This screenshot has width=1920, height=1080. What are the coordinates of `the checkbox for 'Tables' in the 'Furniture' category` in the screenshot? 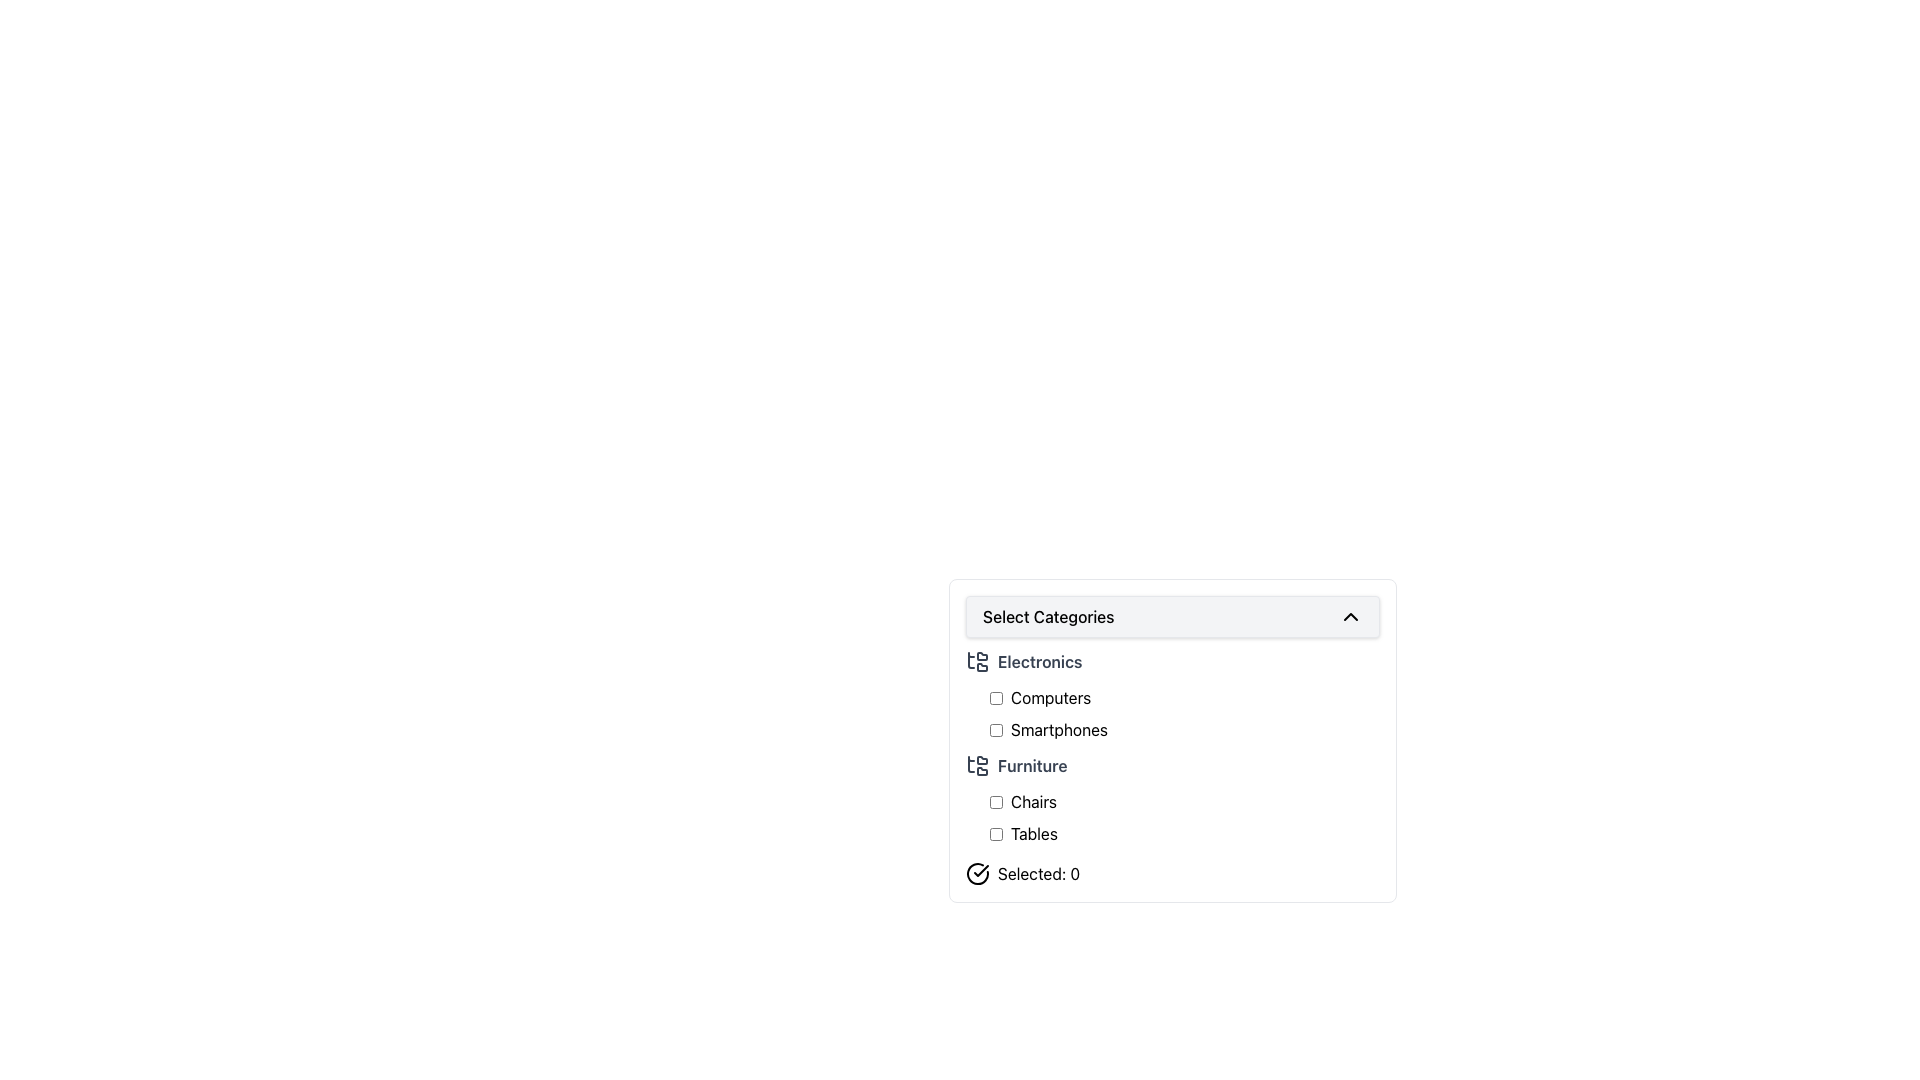 It's located at (1185, 833).